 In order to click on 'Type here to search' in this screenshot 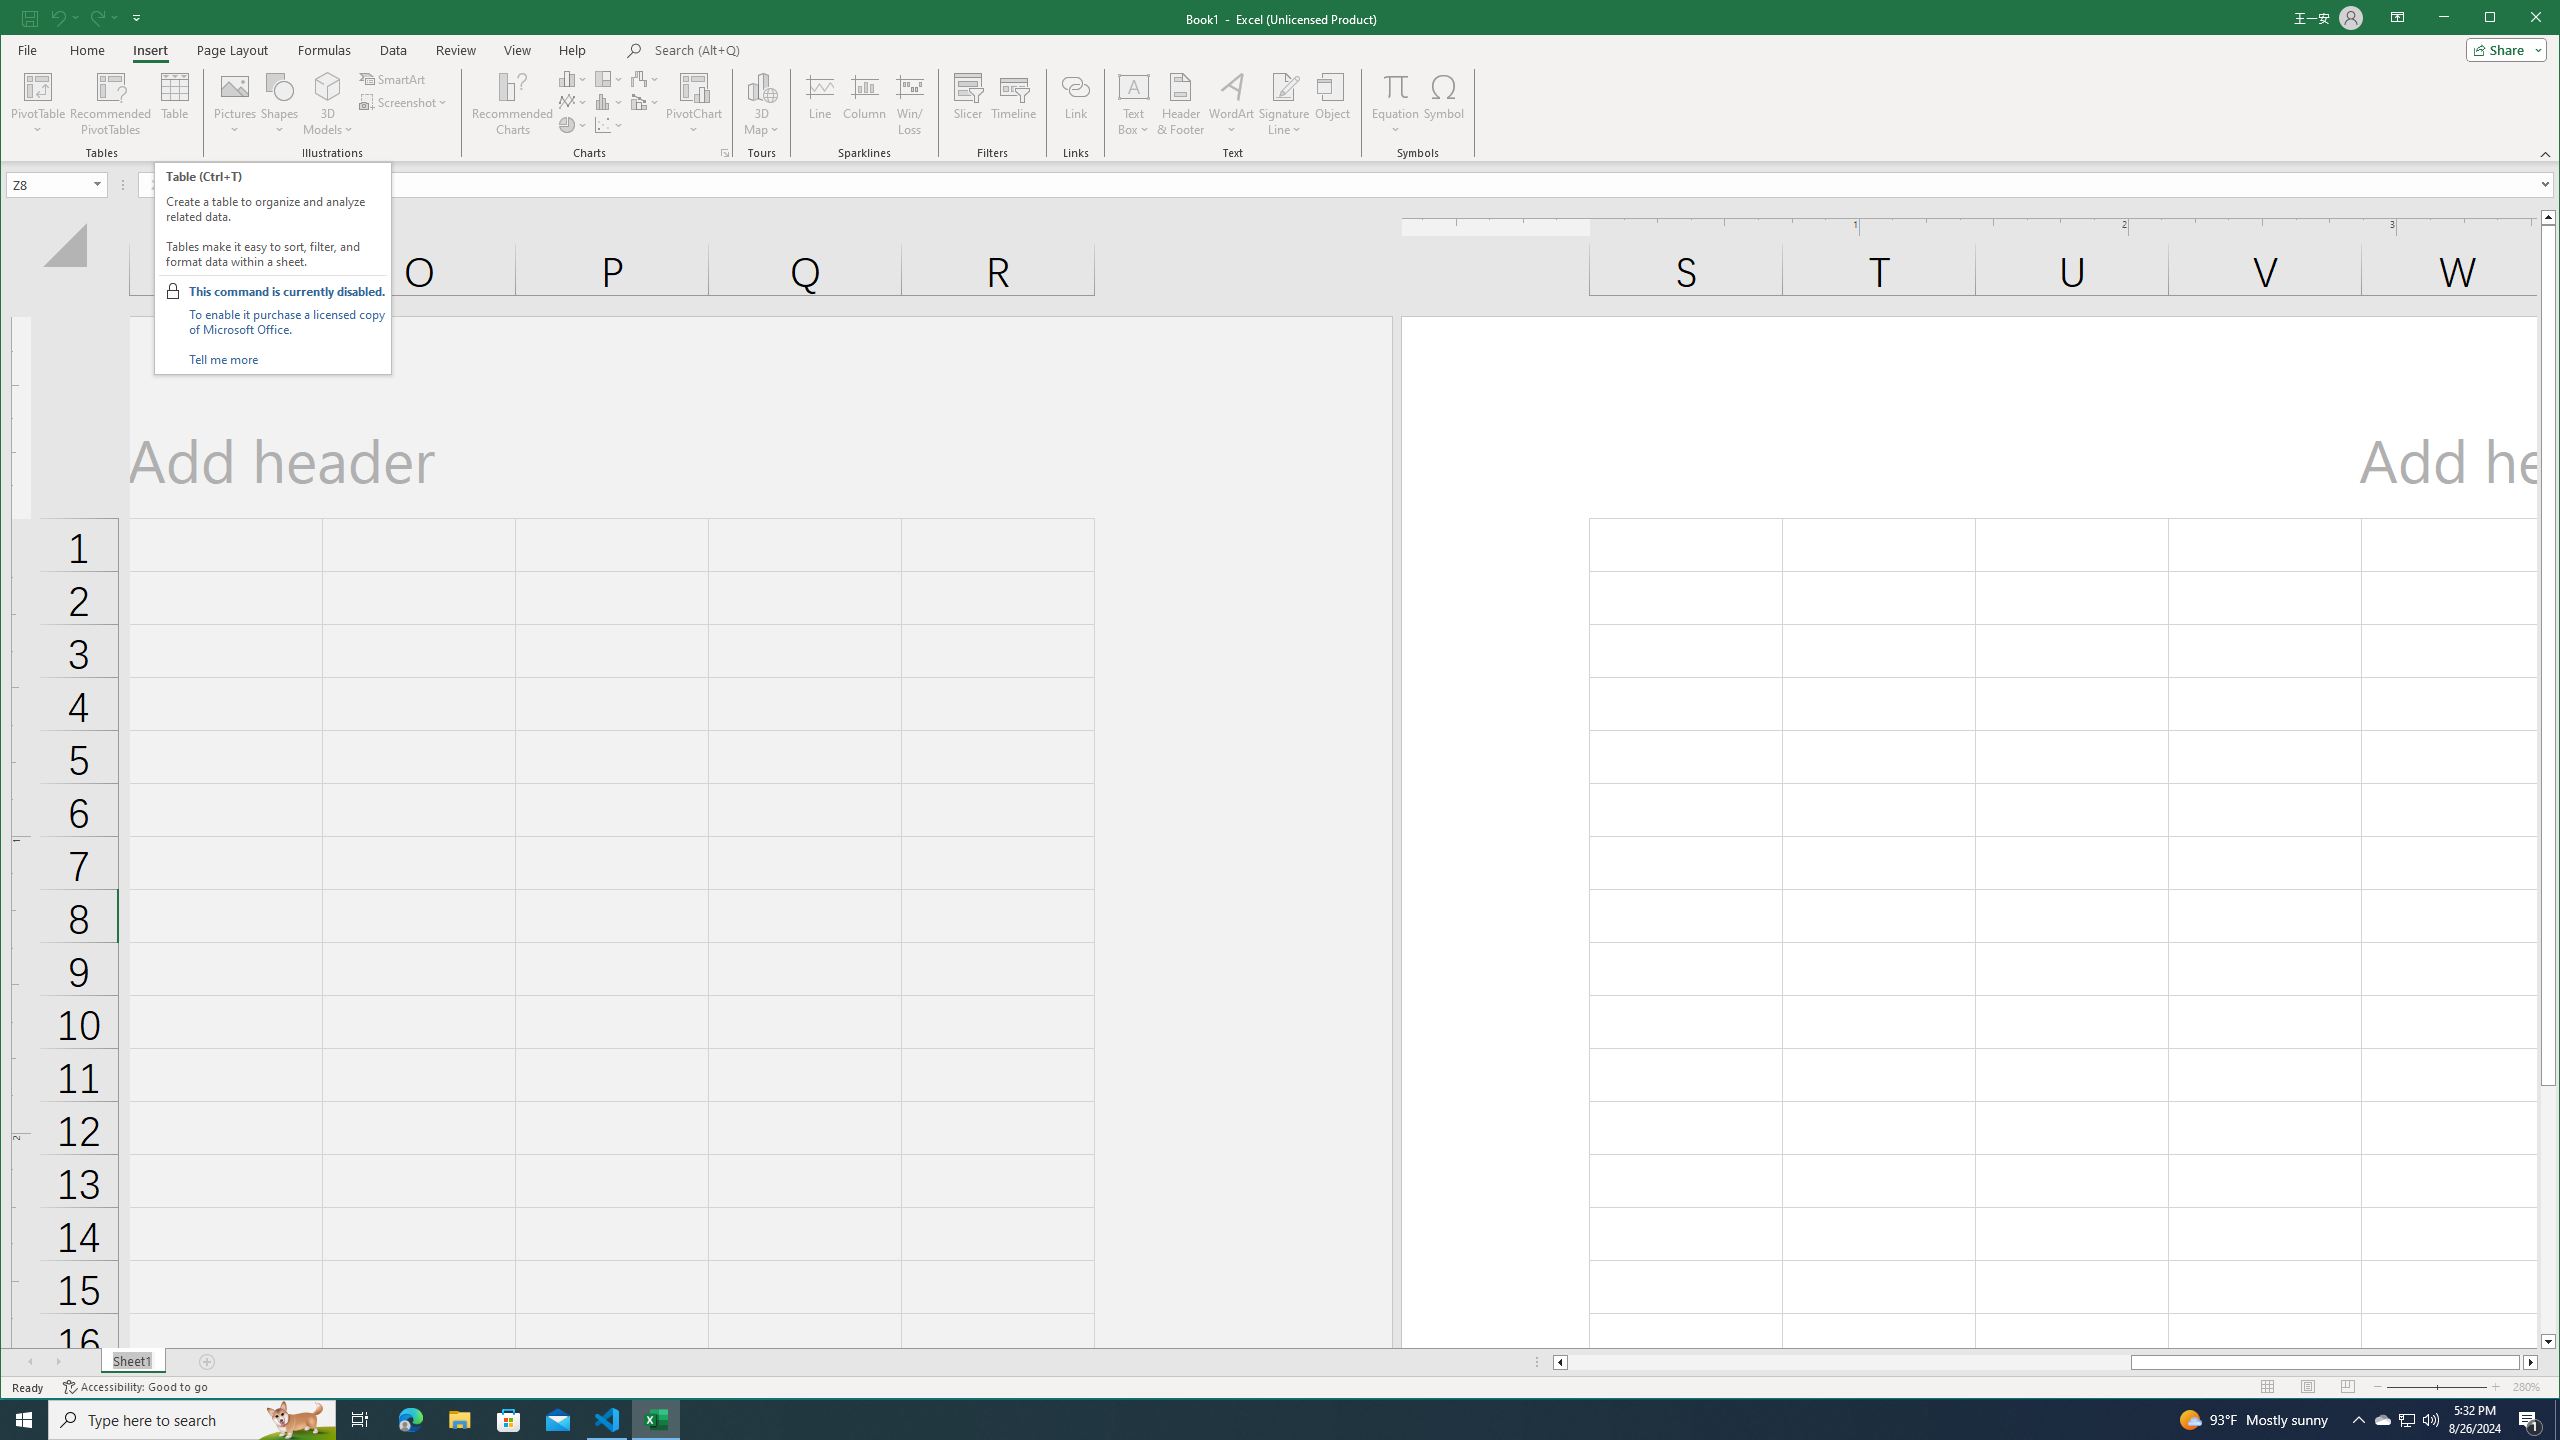, I will do `click(191, 1418)`.